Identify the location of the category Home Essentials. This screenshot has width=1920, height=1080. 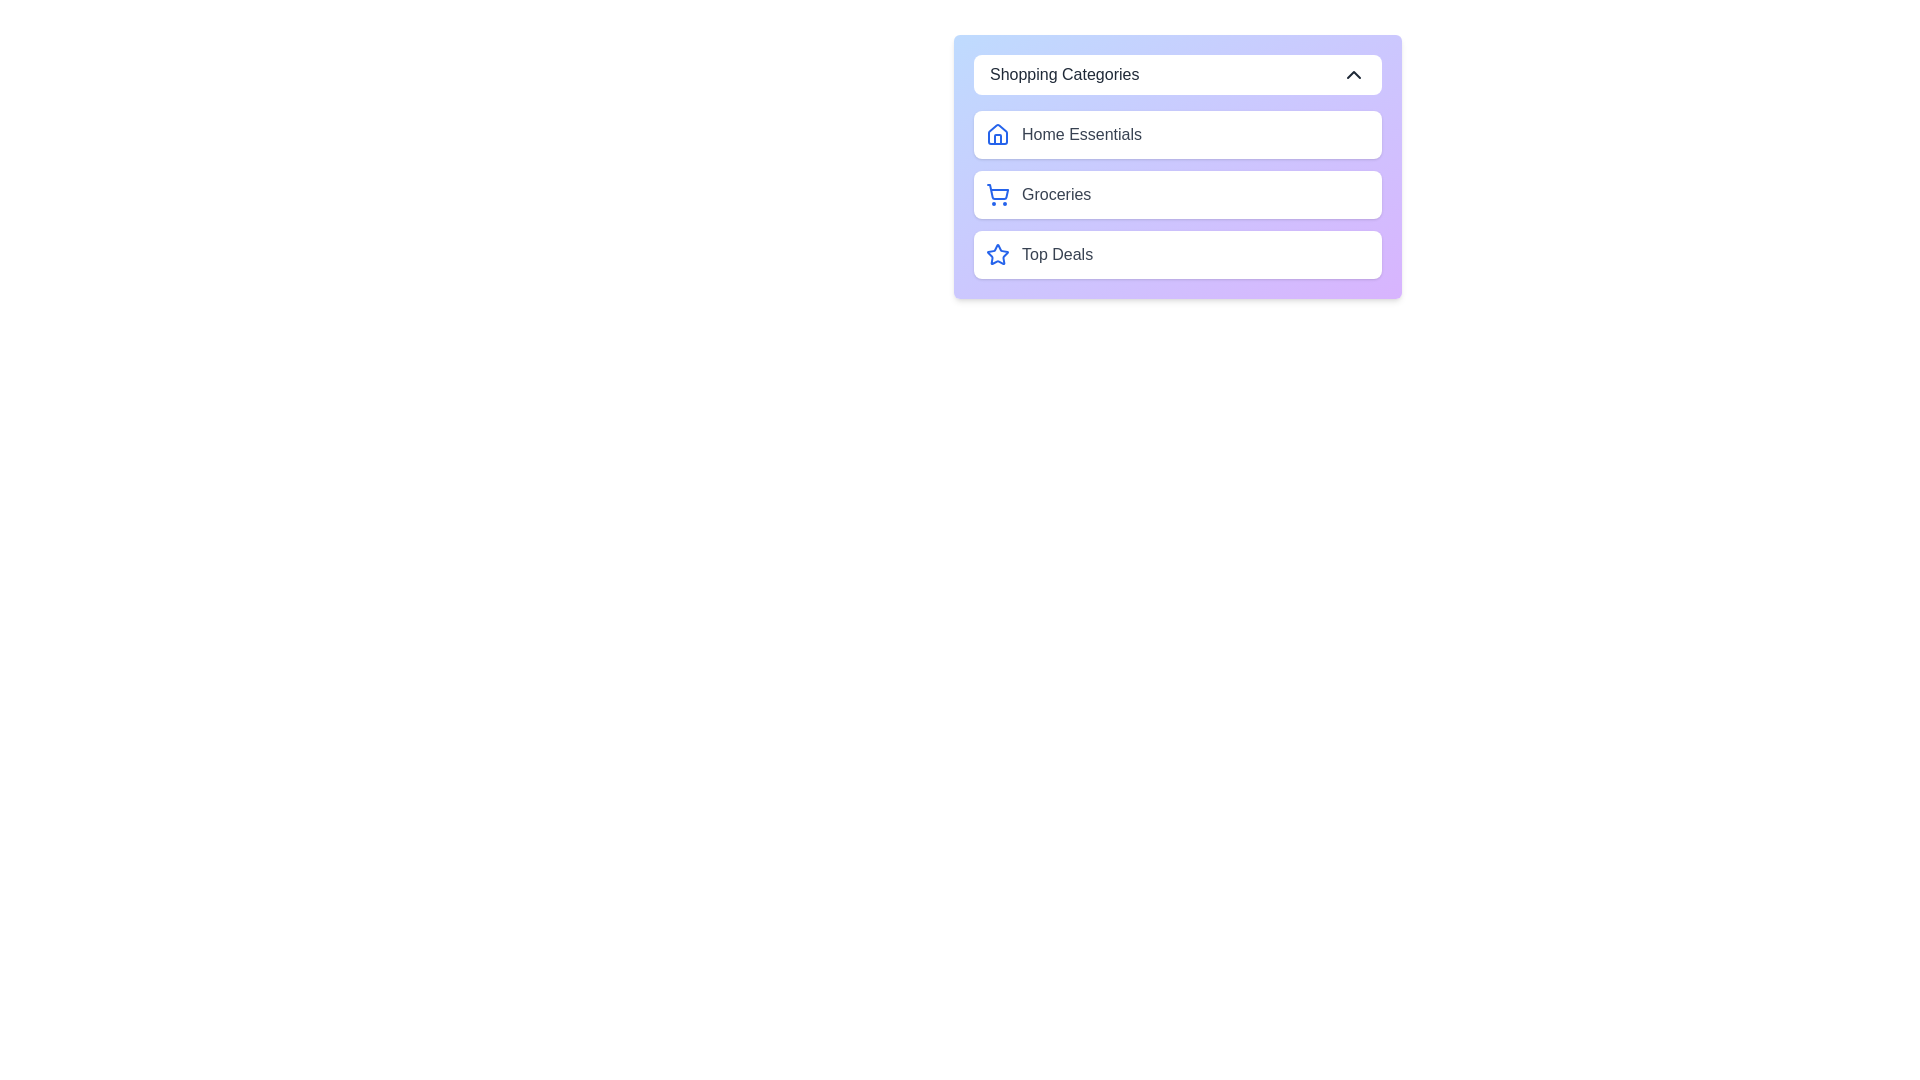
(1177, 135).